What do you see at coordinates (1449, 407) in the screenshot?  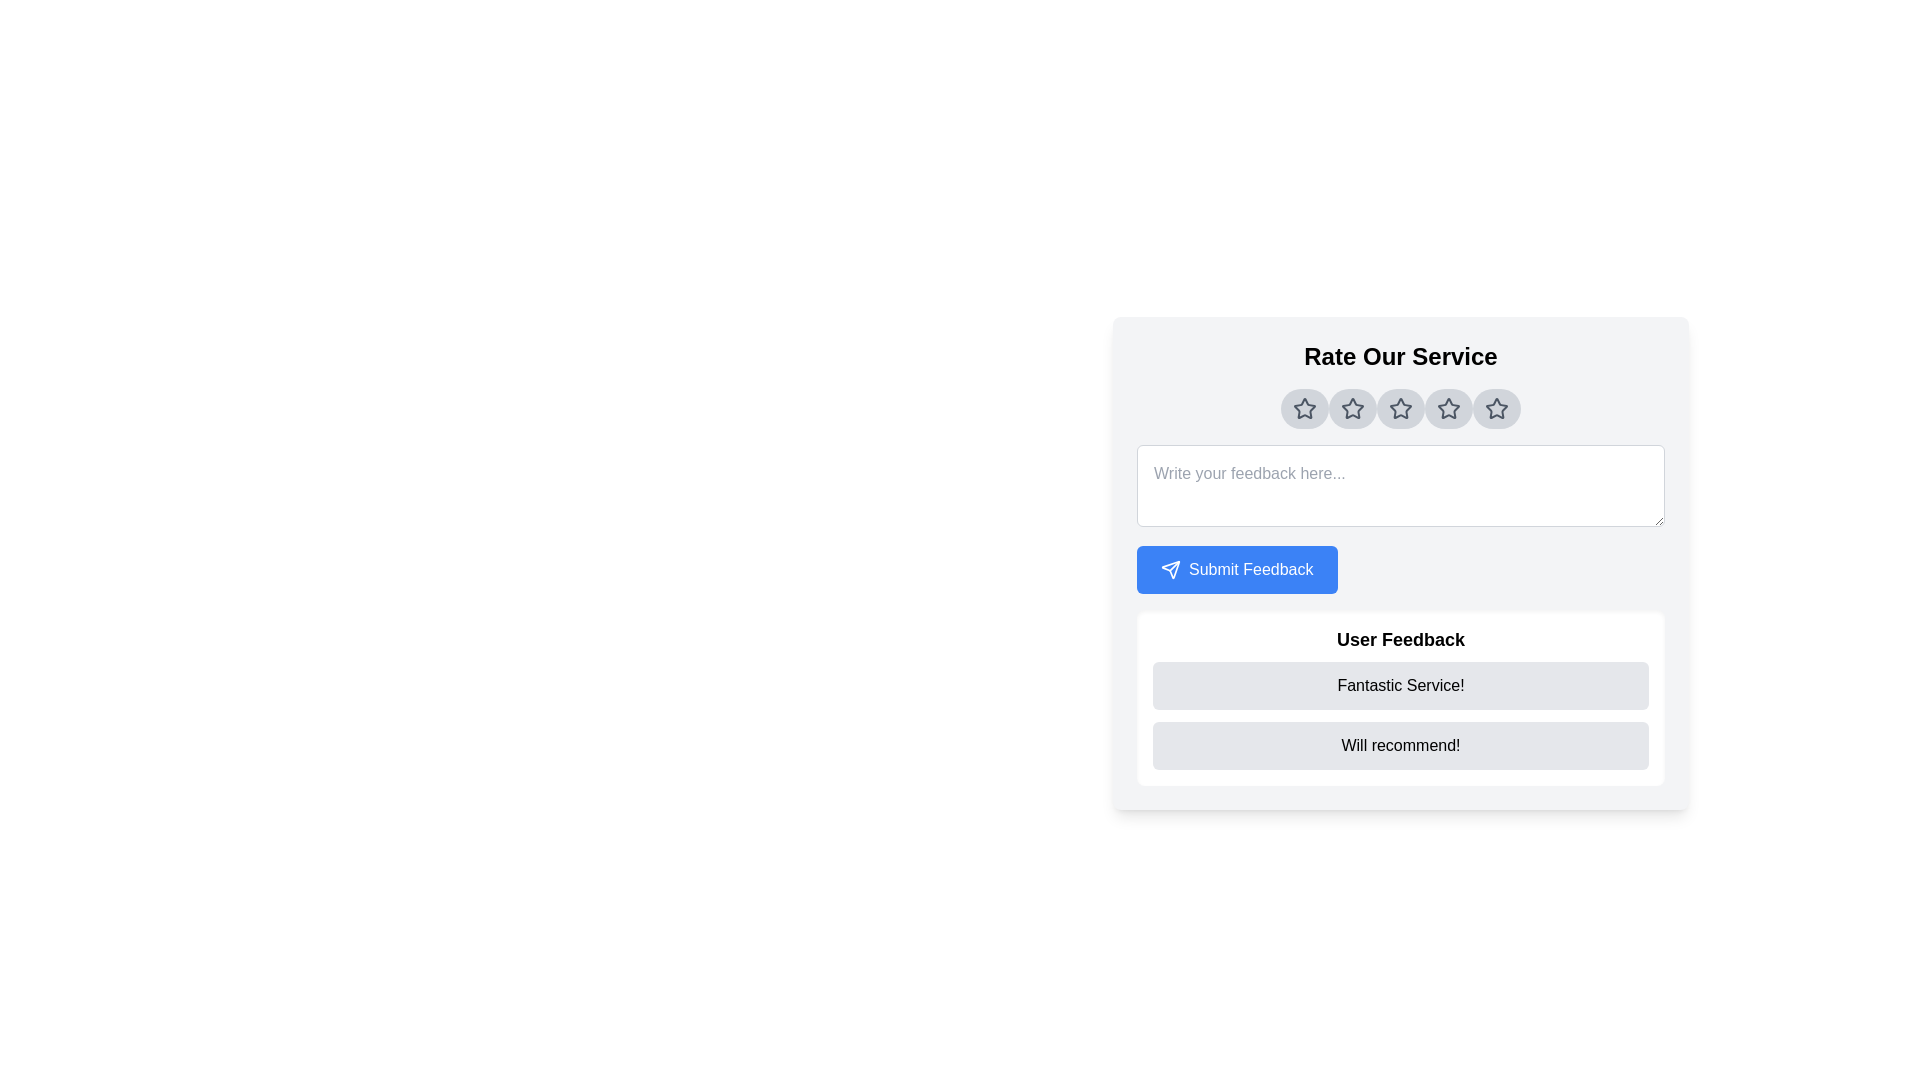 I see `the fifth circular button with a star icon` at bounding box center [1449, 407].